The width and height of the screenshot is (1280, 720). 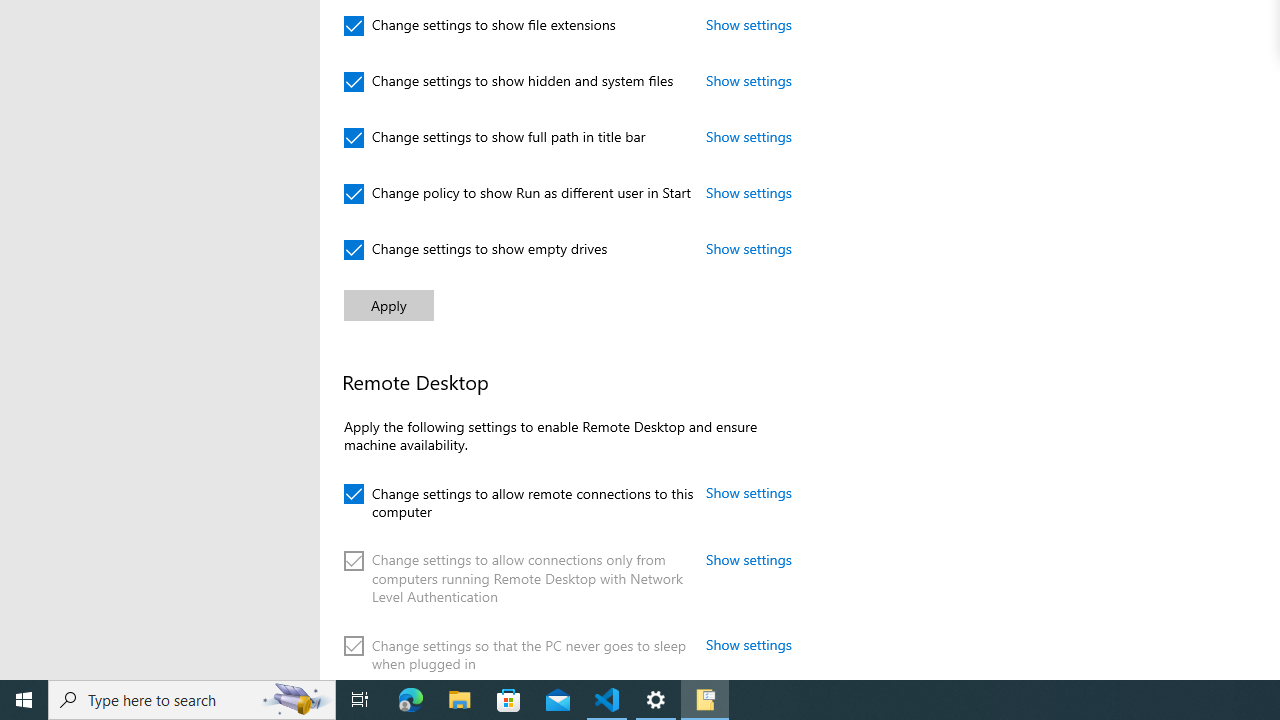 What do you see at coordinates (192, 698) in the screenshot?
I see `'Type here to search'` at bounding box center [192, 698].